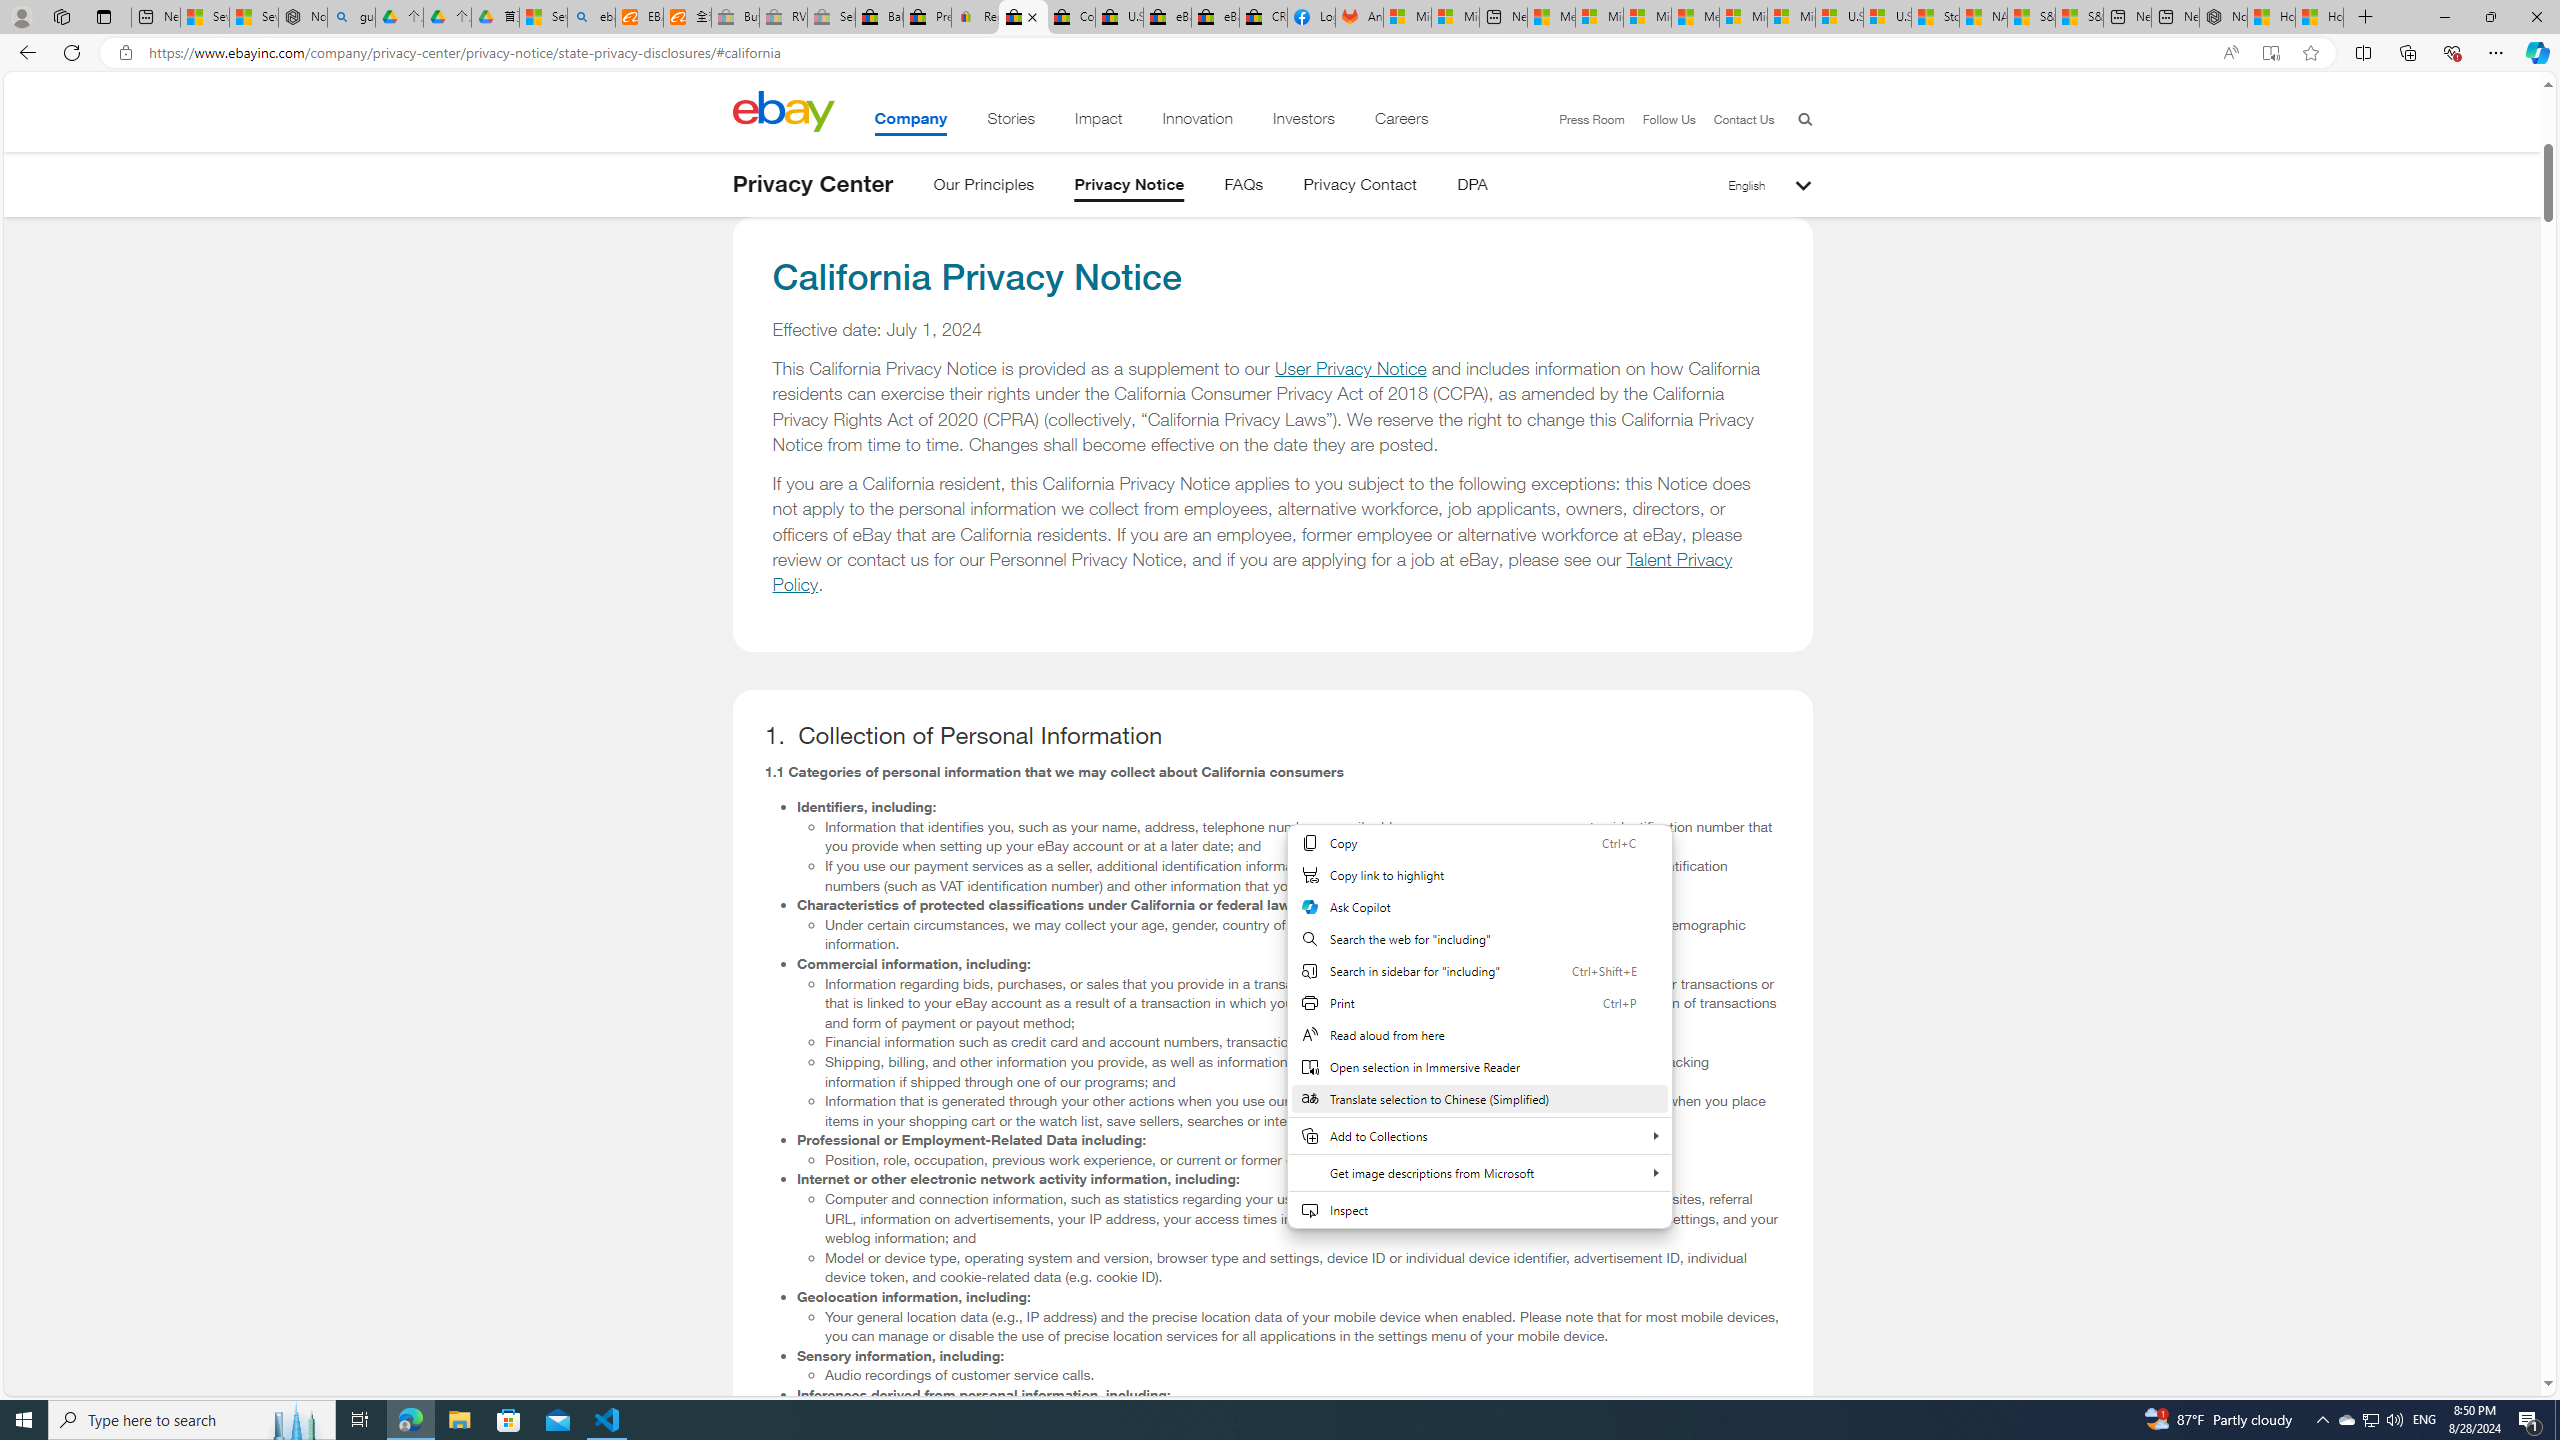 The width and height of the screenshot is (2560, 1440). I want to click on 'Ask Copilot', so click(1479, 907).